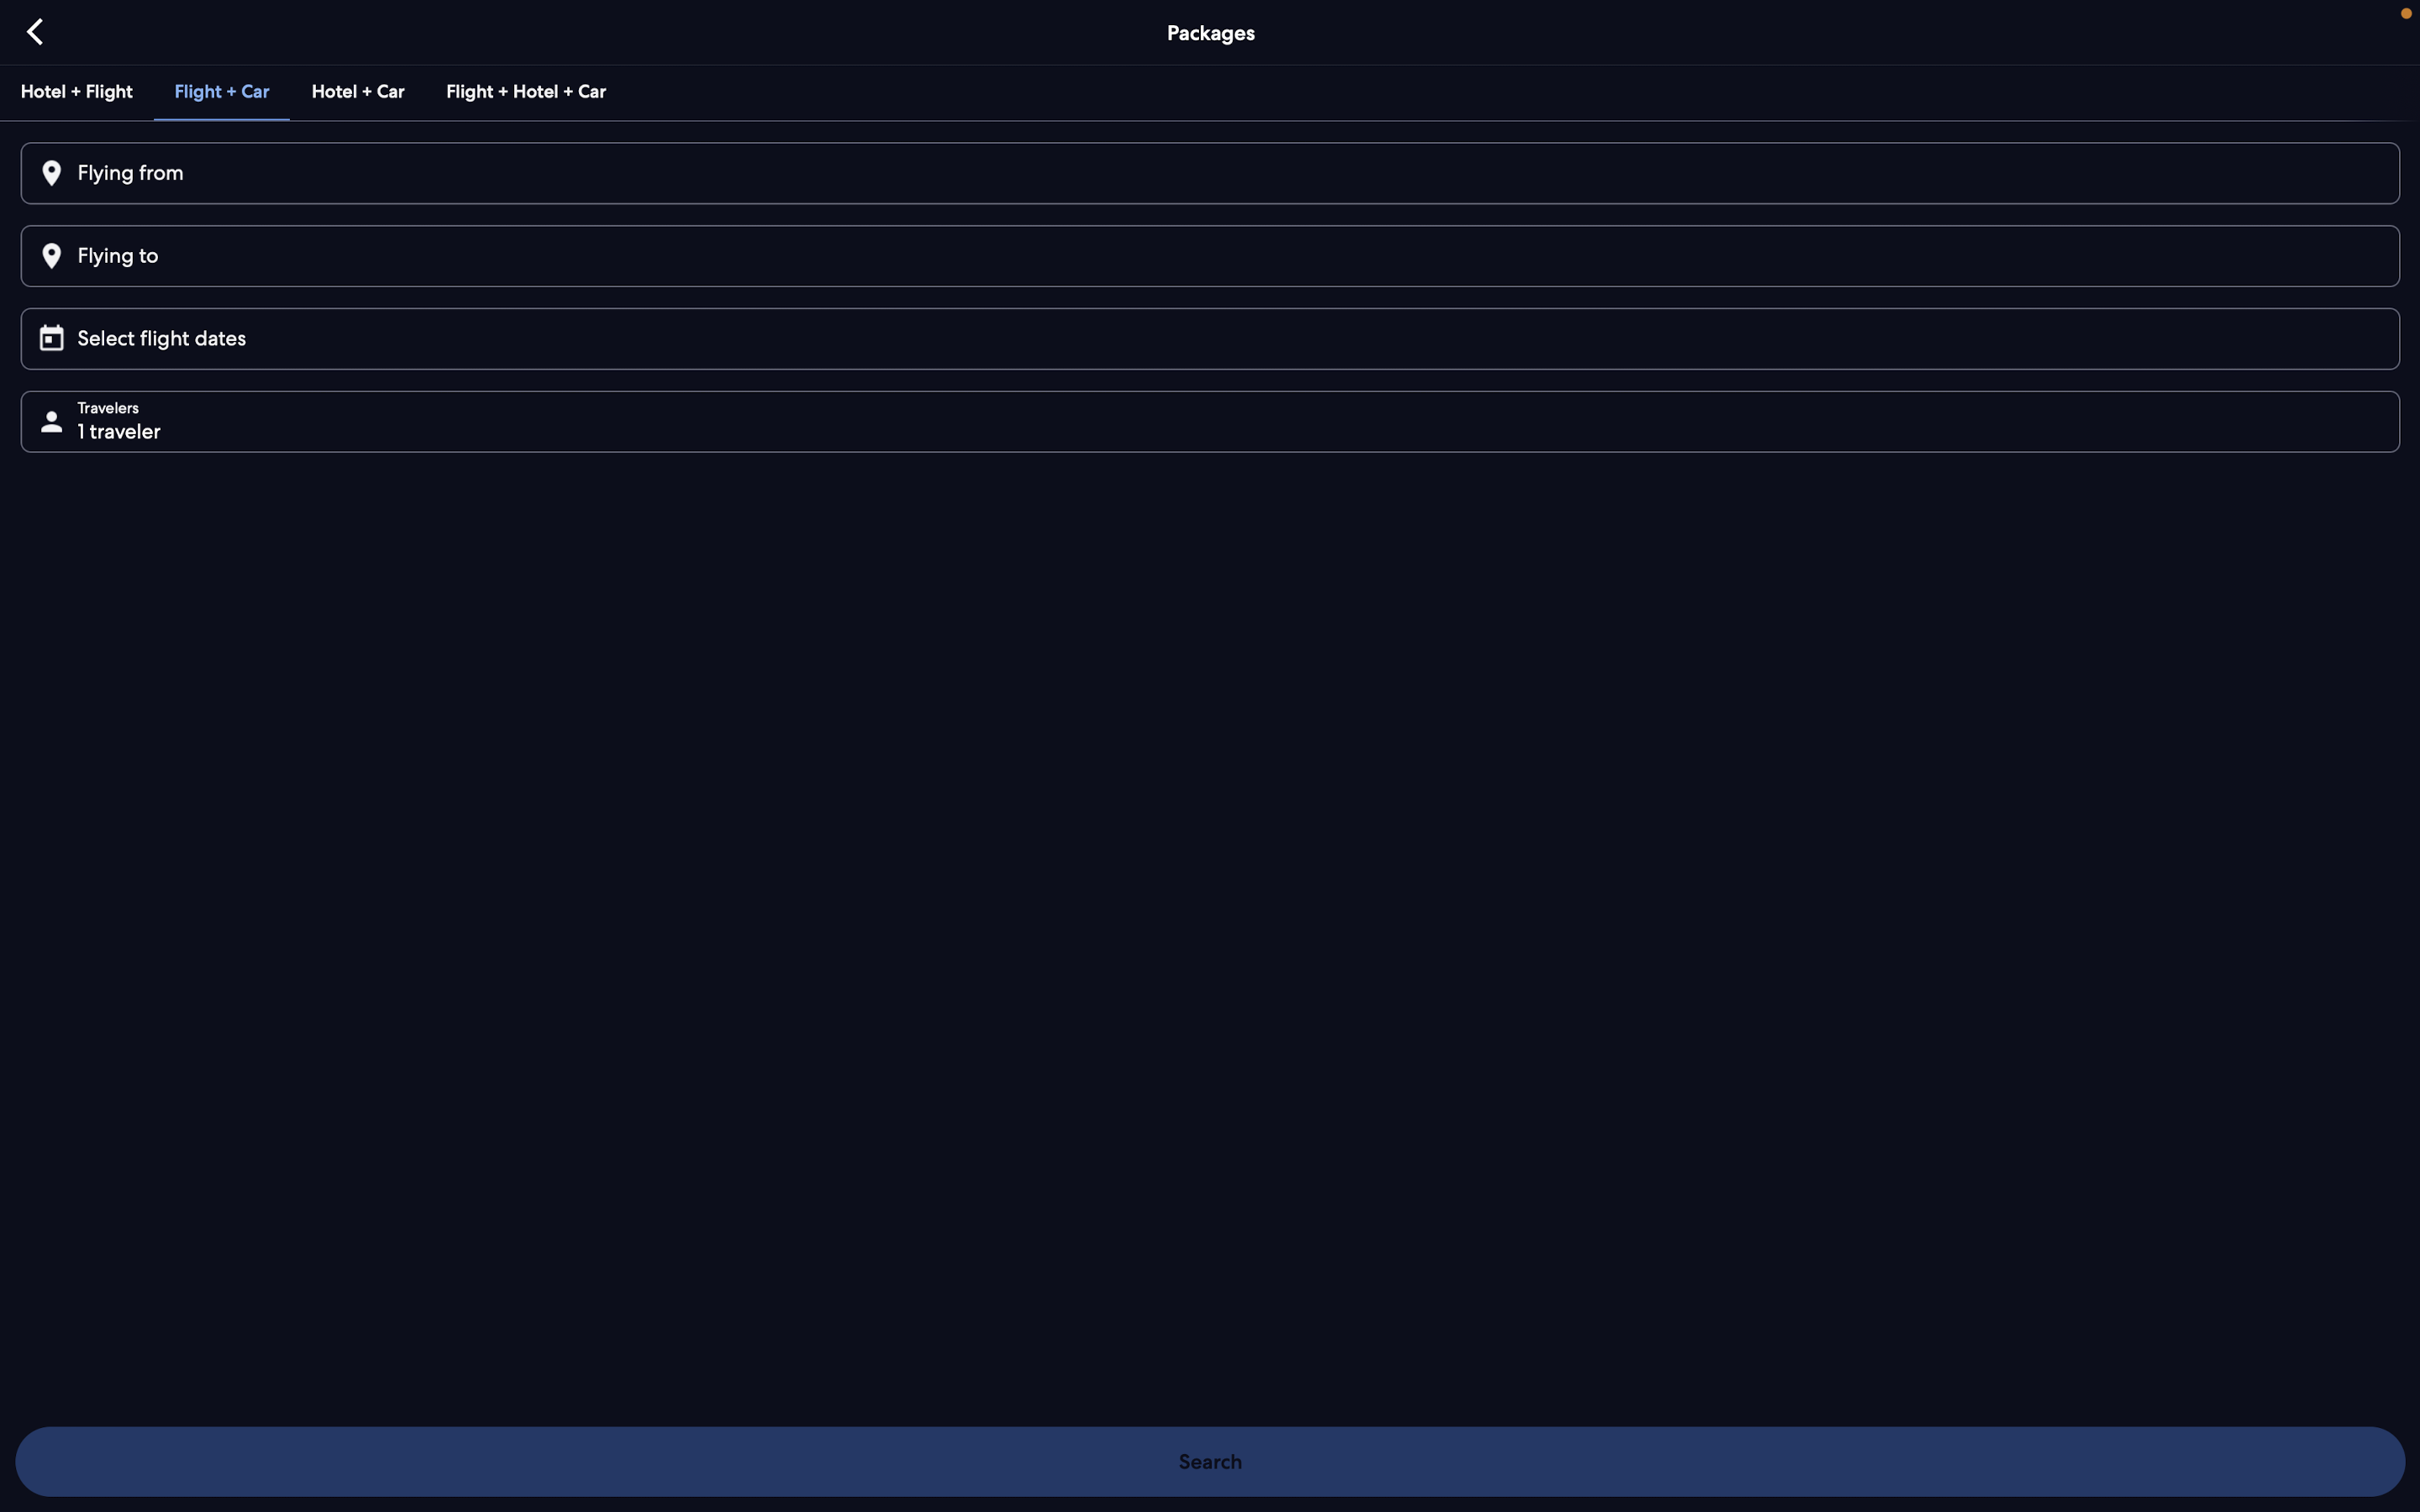  What do you see at coordinates (1217, 419) in the screenshot?
I see `Increase the number of travellers by 2` at bounding box center [1217, 419].